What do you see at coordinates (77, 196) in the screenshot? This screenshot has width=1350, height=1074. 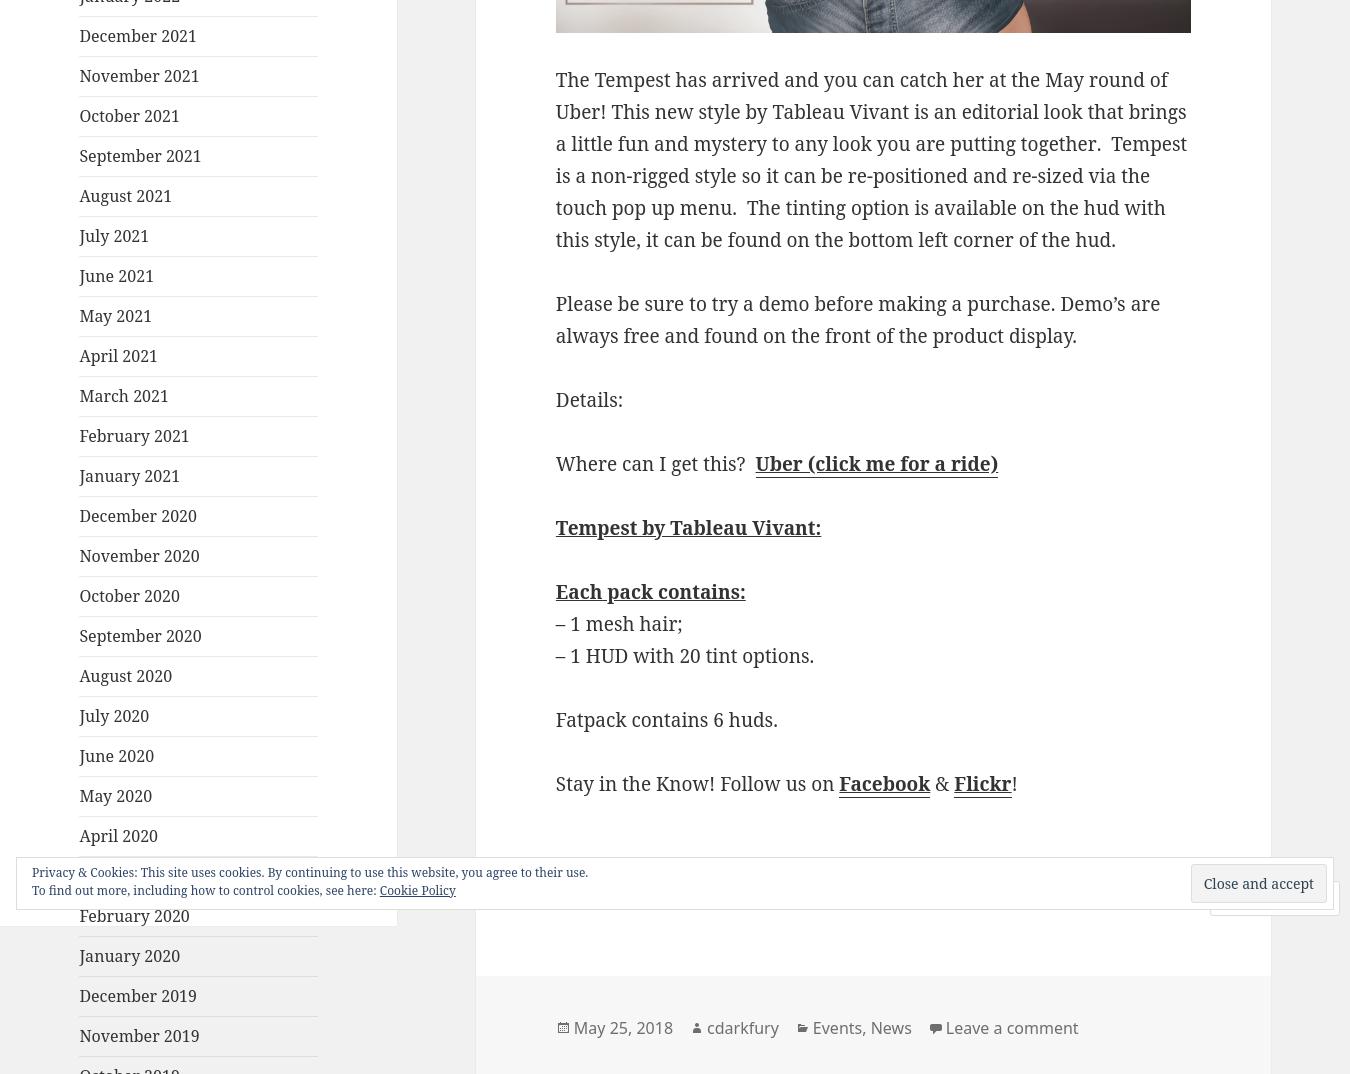 I see `'August 2021'` at bounding box center [77, 196].